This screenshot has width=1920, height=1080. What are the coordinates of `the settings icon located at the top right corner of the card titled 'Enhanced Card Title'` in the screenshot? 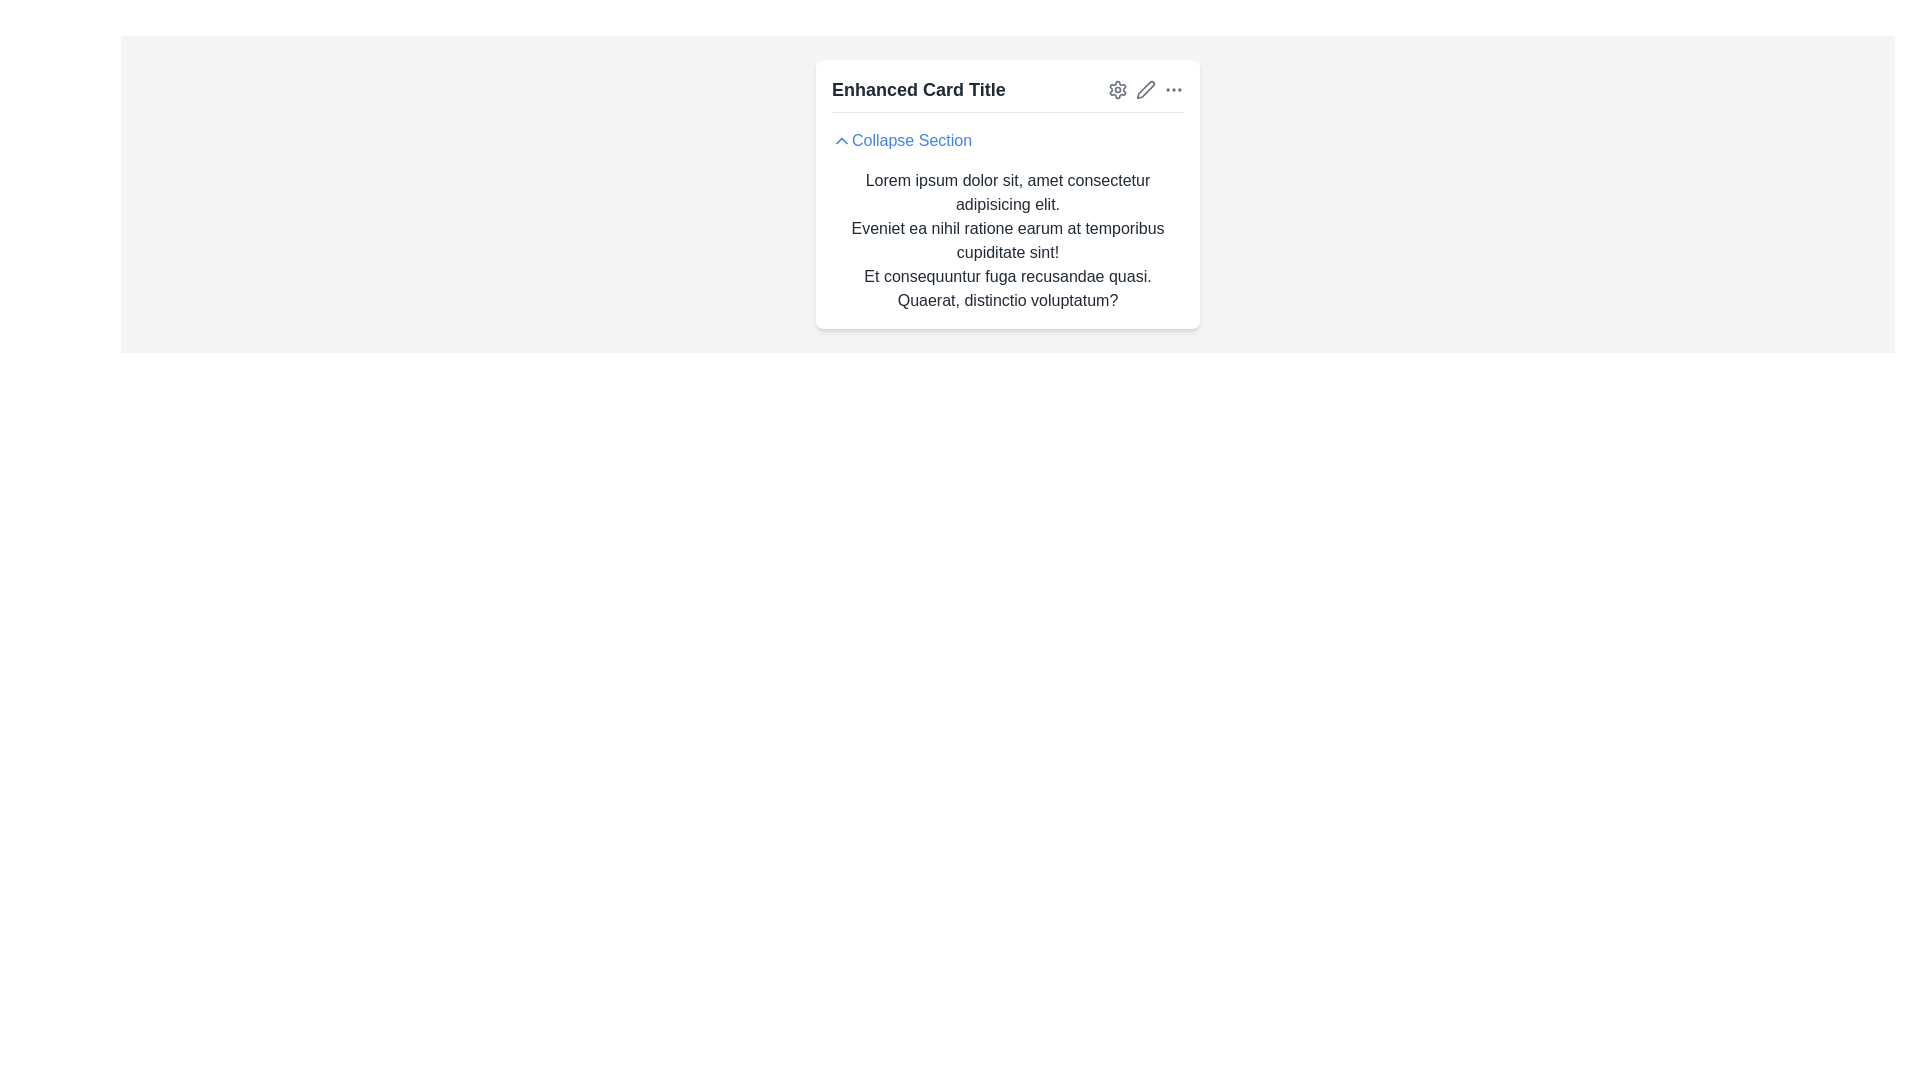 It's located at (1117, 88).